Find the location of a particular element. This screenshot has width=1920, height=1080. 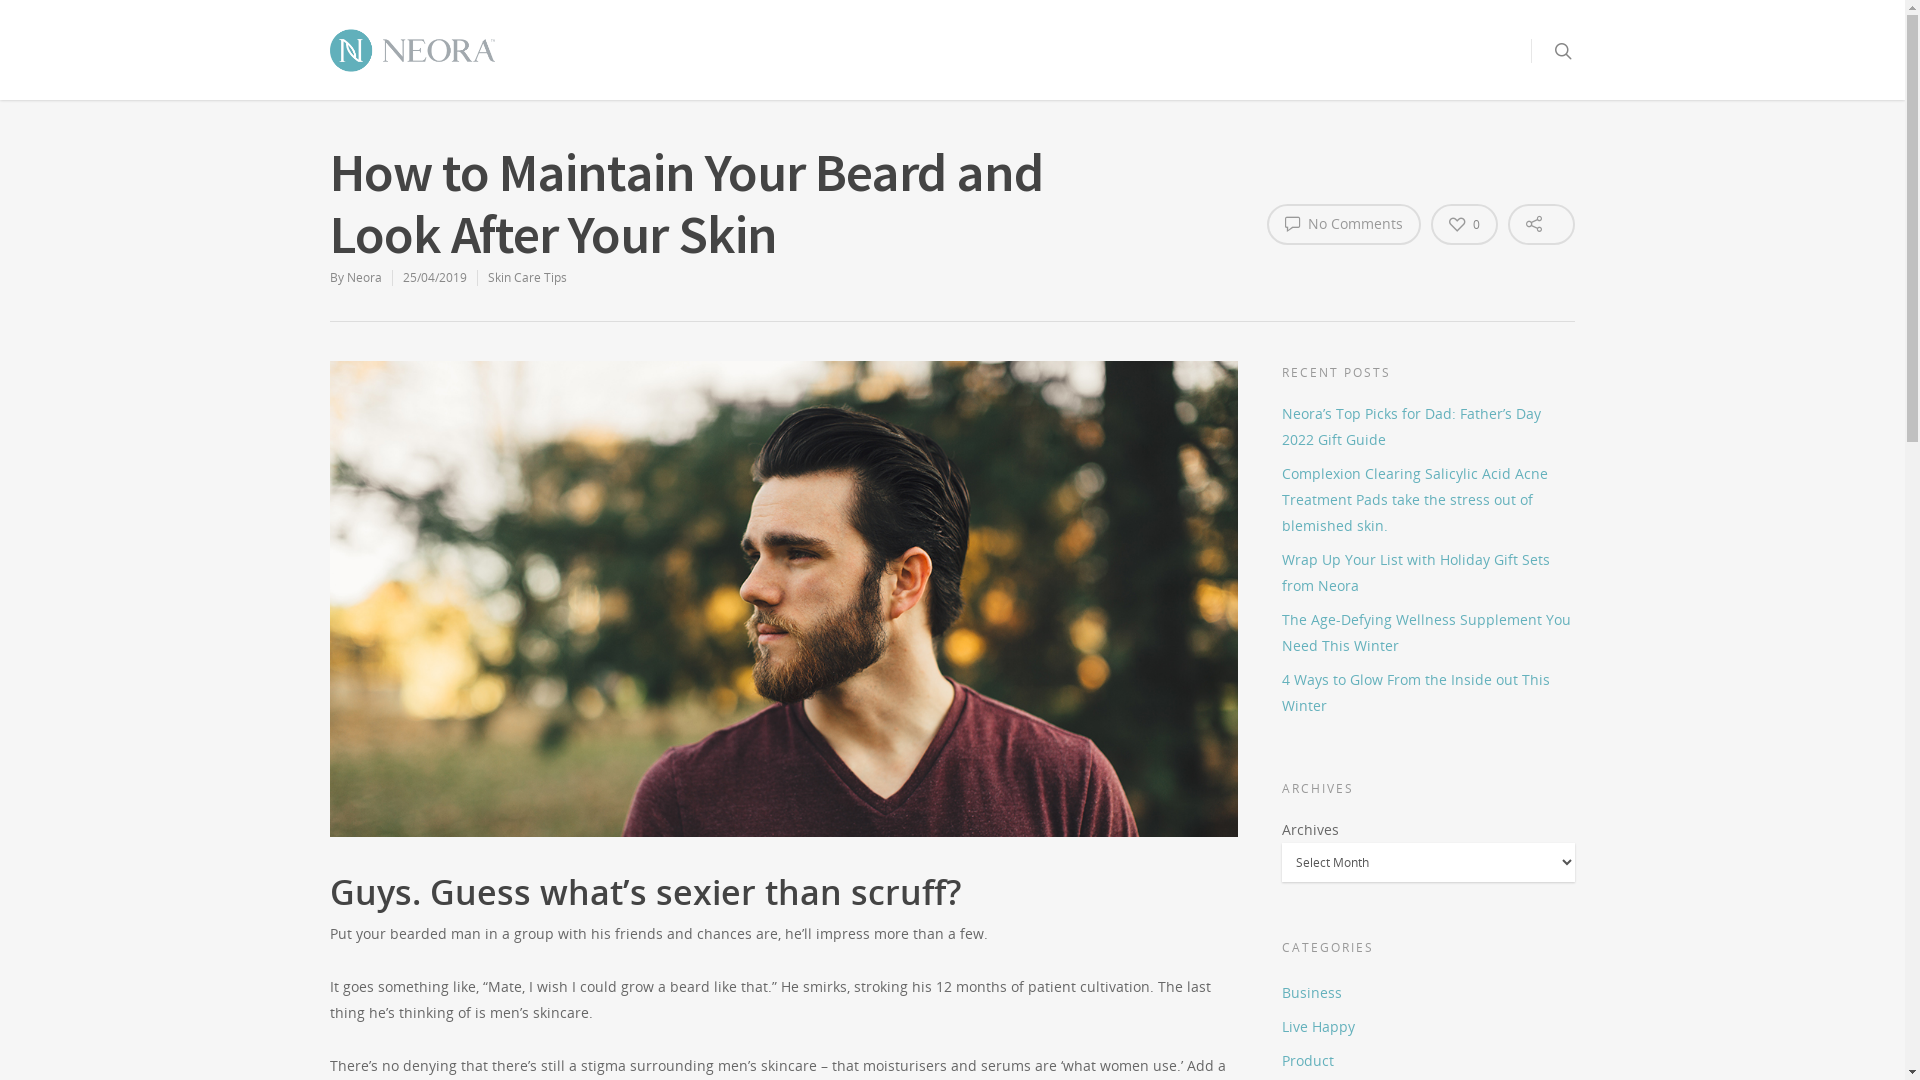

'0' is located at coordinates (1429, 224).